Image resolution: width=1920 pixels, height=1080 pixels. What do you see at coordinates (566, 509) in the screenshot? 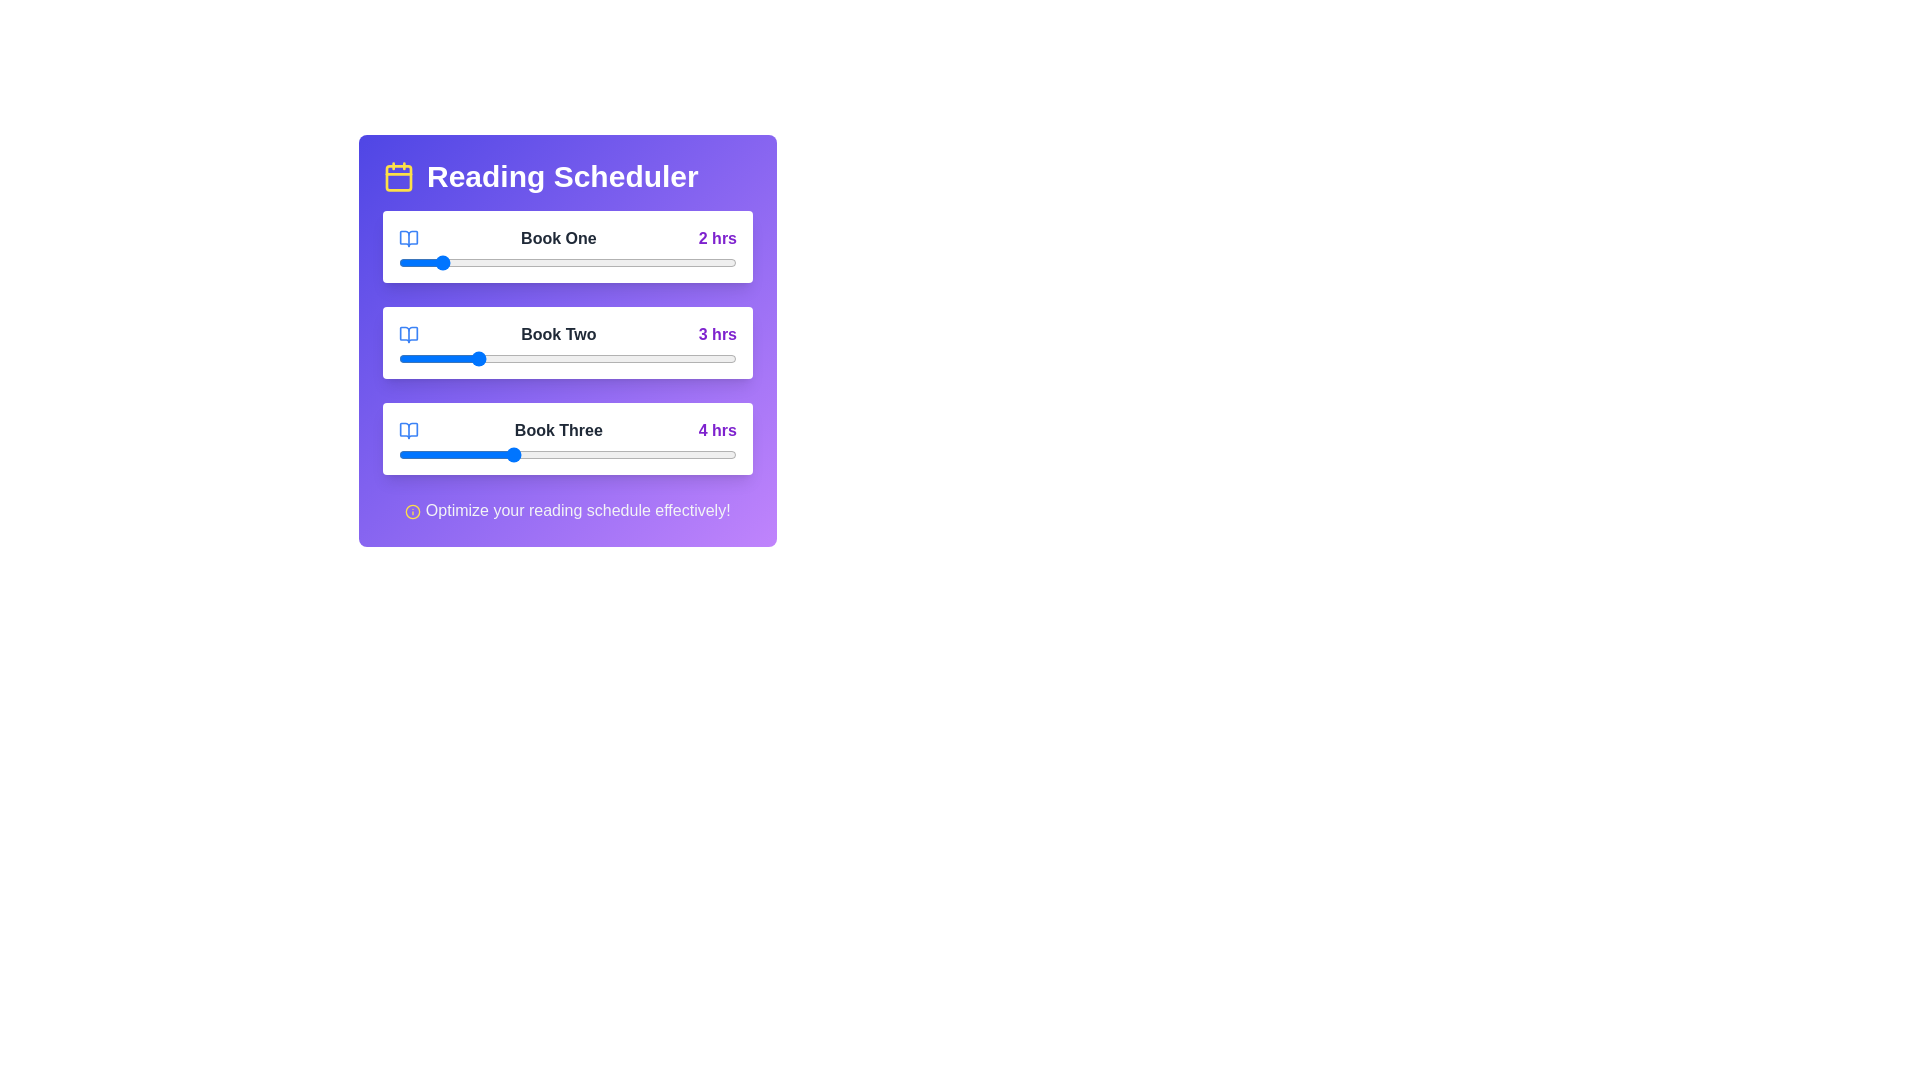
I see `the footer text to engage with additional information or suggestions` at bounding box center [566, 509].